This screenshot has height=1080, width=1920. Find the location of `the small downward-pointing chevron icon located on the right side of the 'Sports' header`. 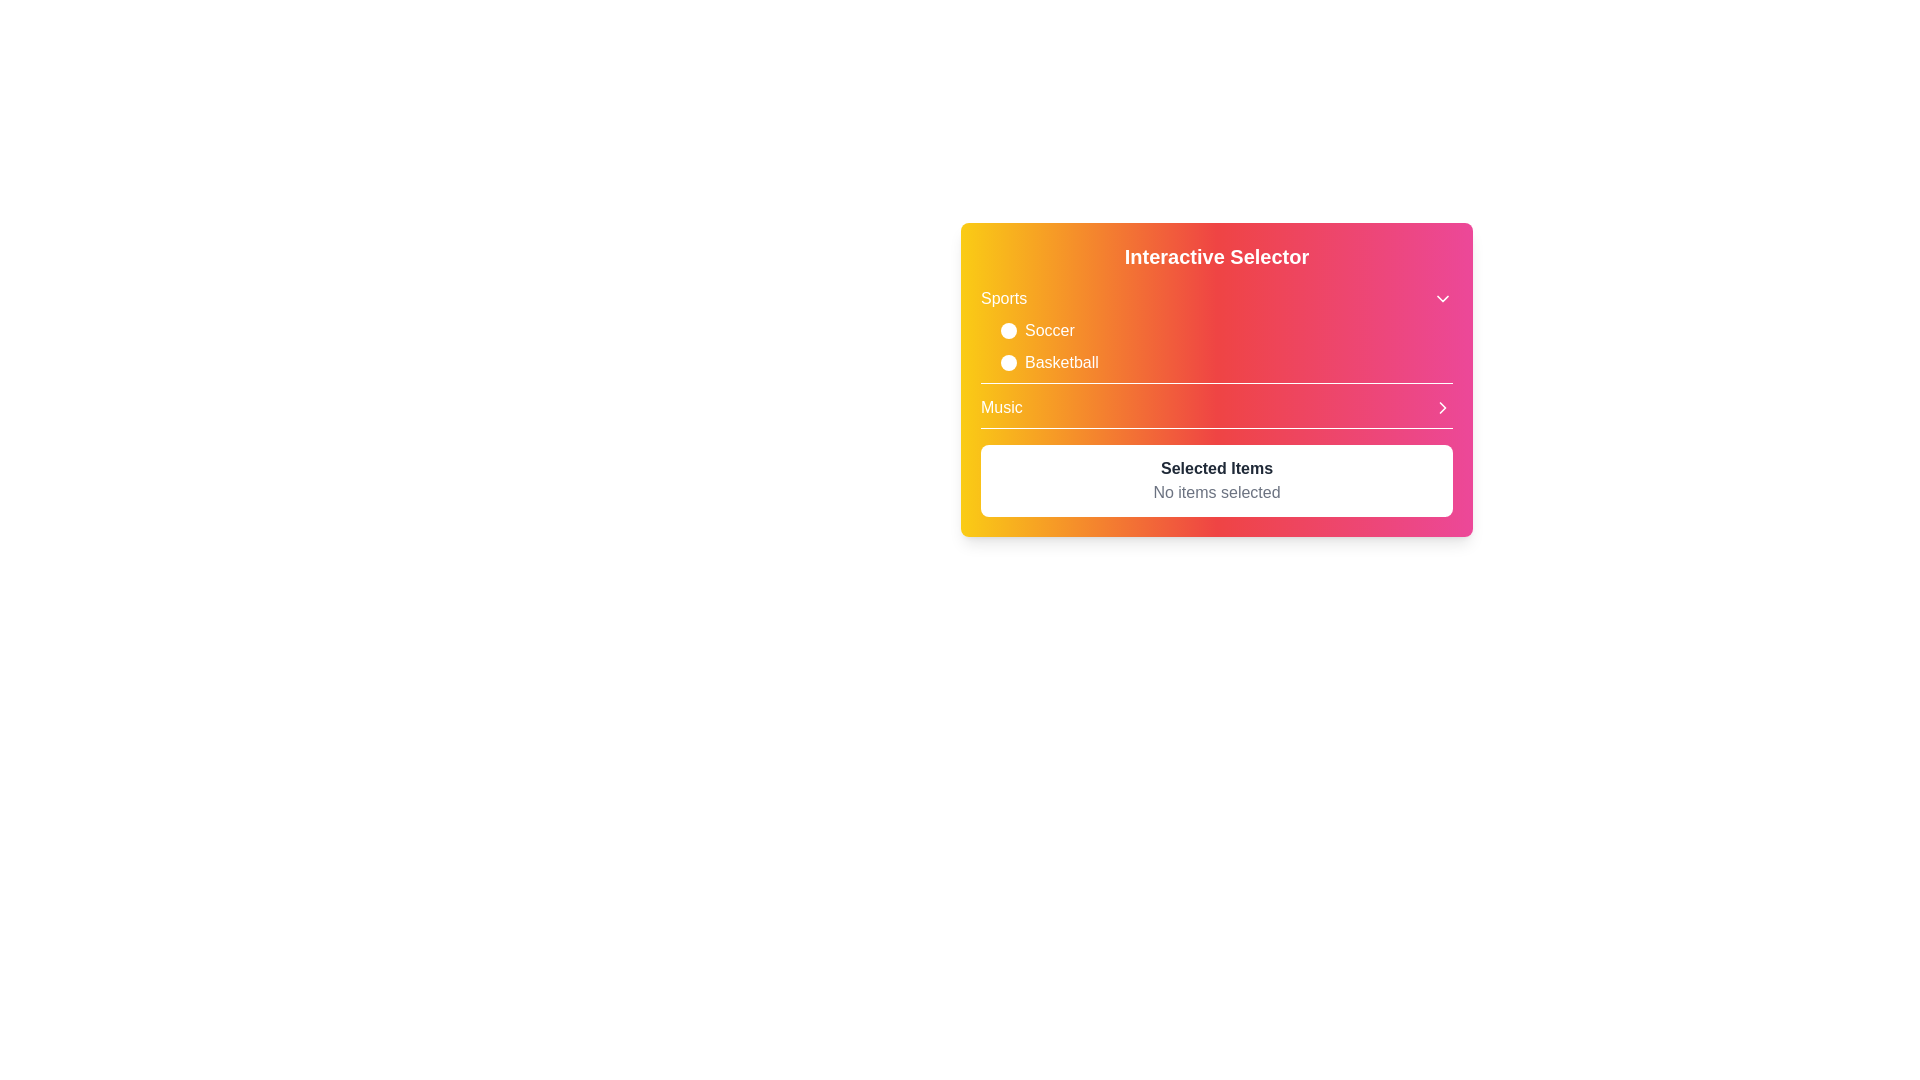

the small downward-pointing chevron icon located on the right side of the 'Sports' header is located at coordinates (1443, 299).